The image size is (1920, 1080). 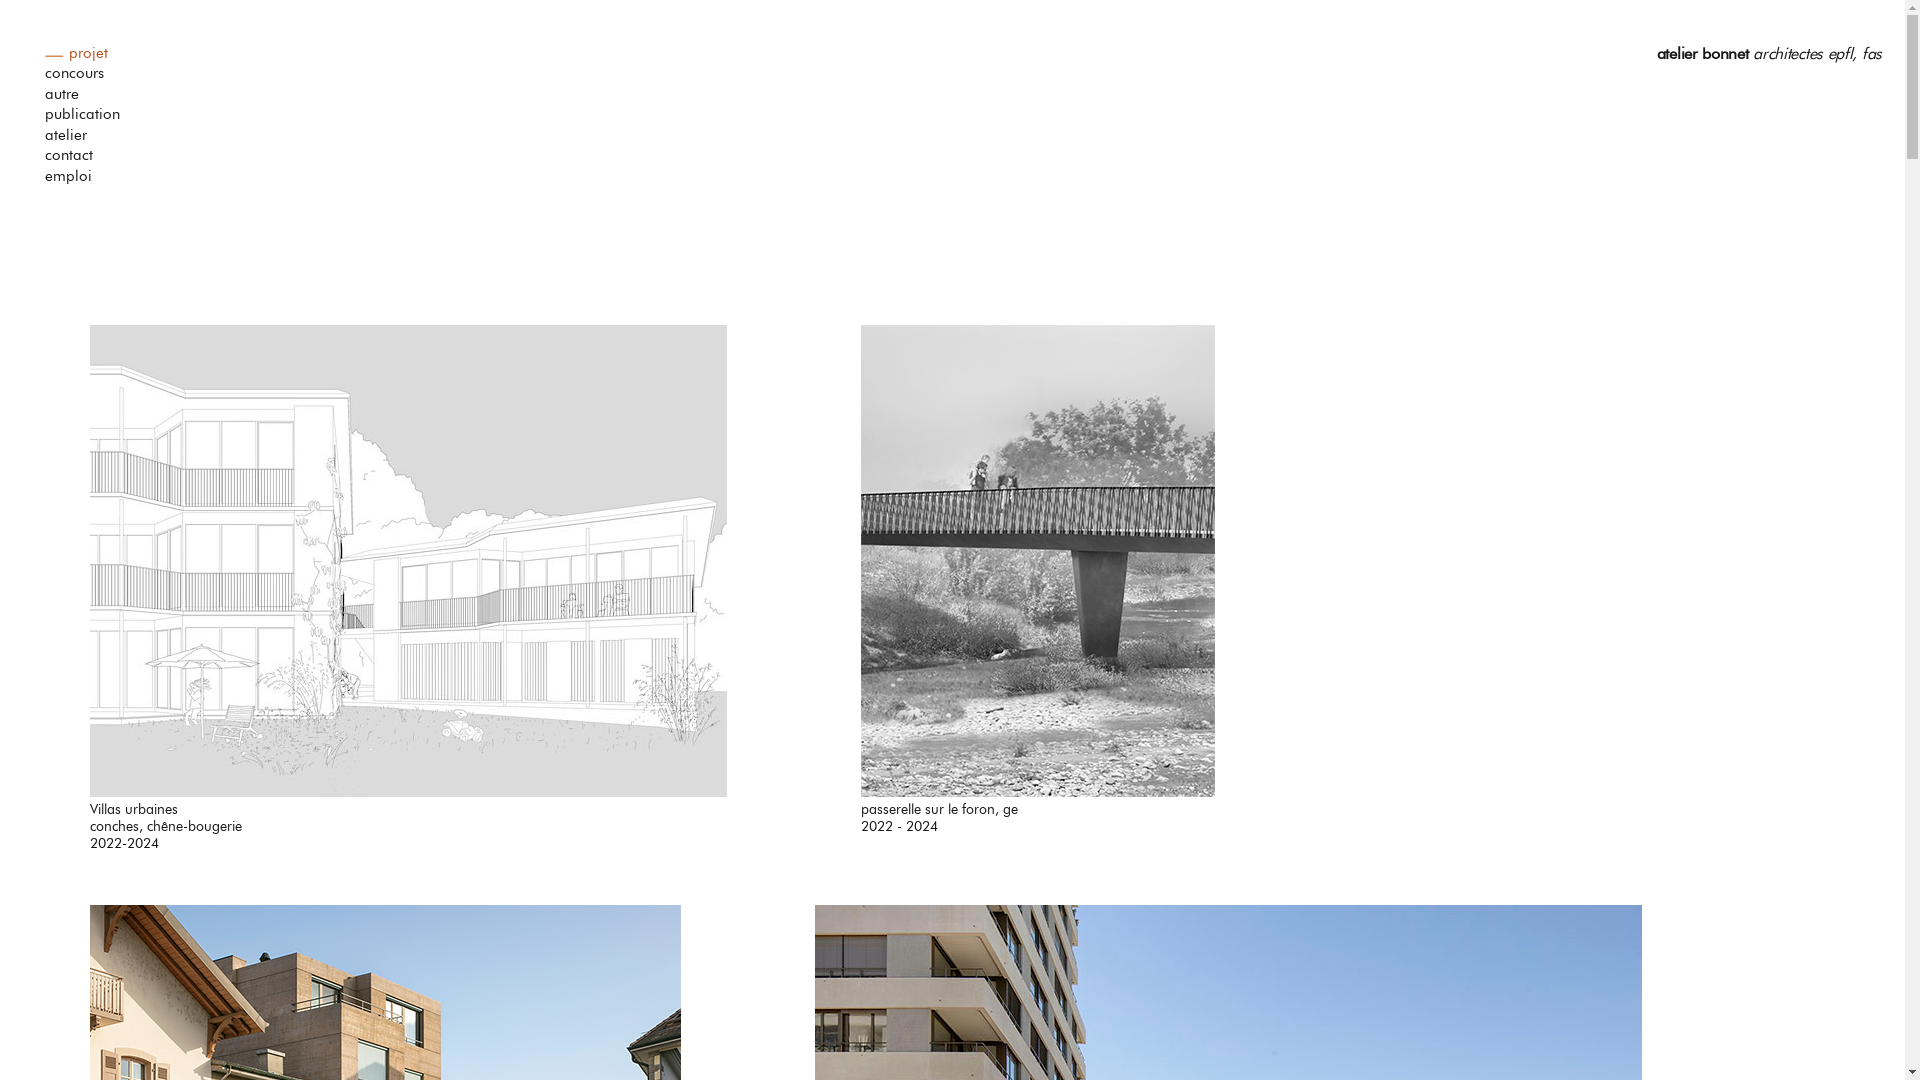 What do you see at coordinates (94, 73) in the screenshot?
I see `'concours'` at bounding box center [94, 73].